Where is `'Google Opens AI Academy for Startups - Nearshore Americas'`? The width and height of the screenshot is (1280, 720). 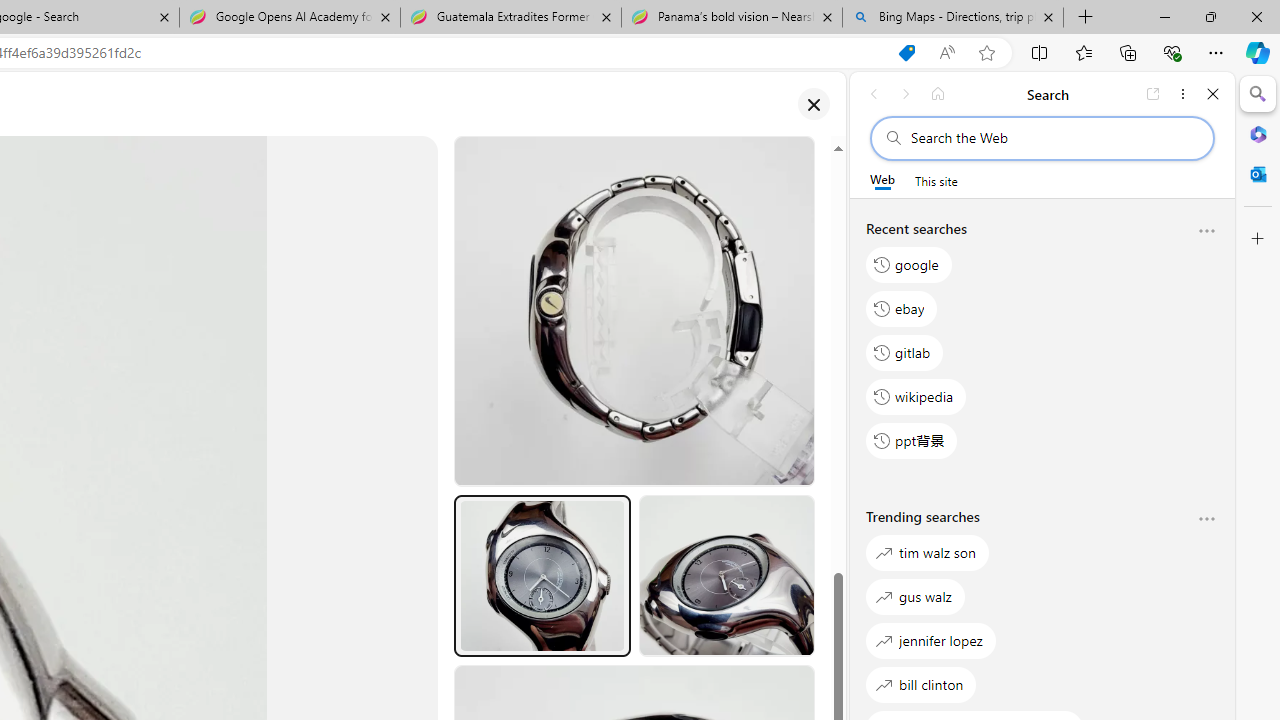
'Google Opens AI Academy for Startups - Nearshore Americas' is located at coordinates (289, 17).